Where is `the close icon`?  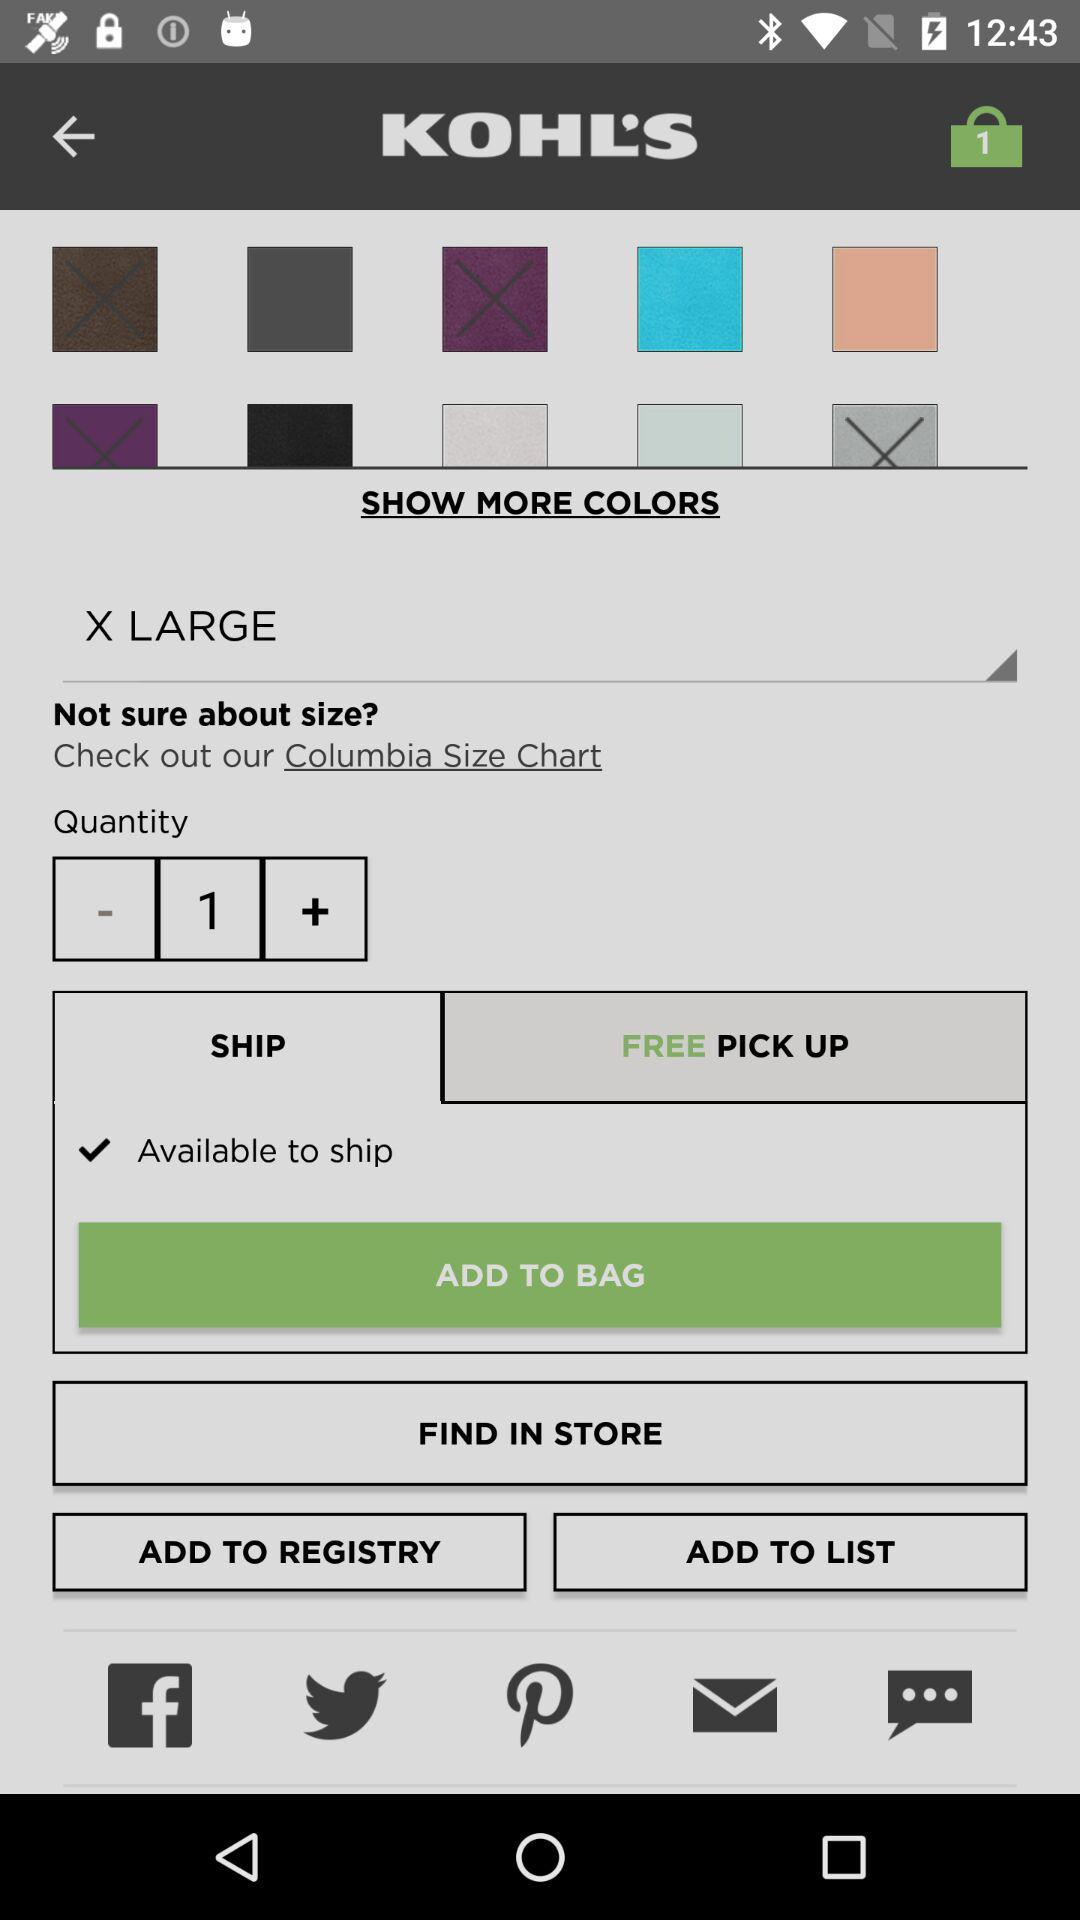
the close icon is located at coordinates (494, 298).